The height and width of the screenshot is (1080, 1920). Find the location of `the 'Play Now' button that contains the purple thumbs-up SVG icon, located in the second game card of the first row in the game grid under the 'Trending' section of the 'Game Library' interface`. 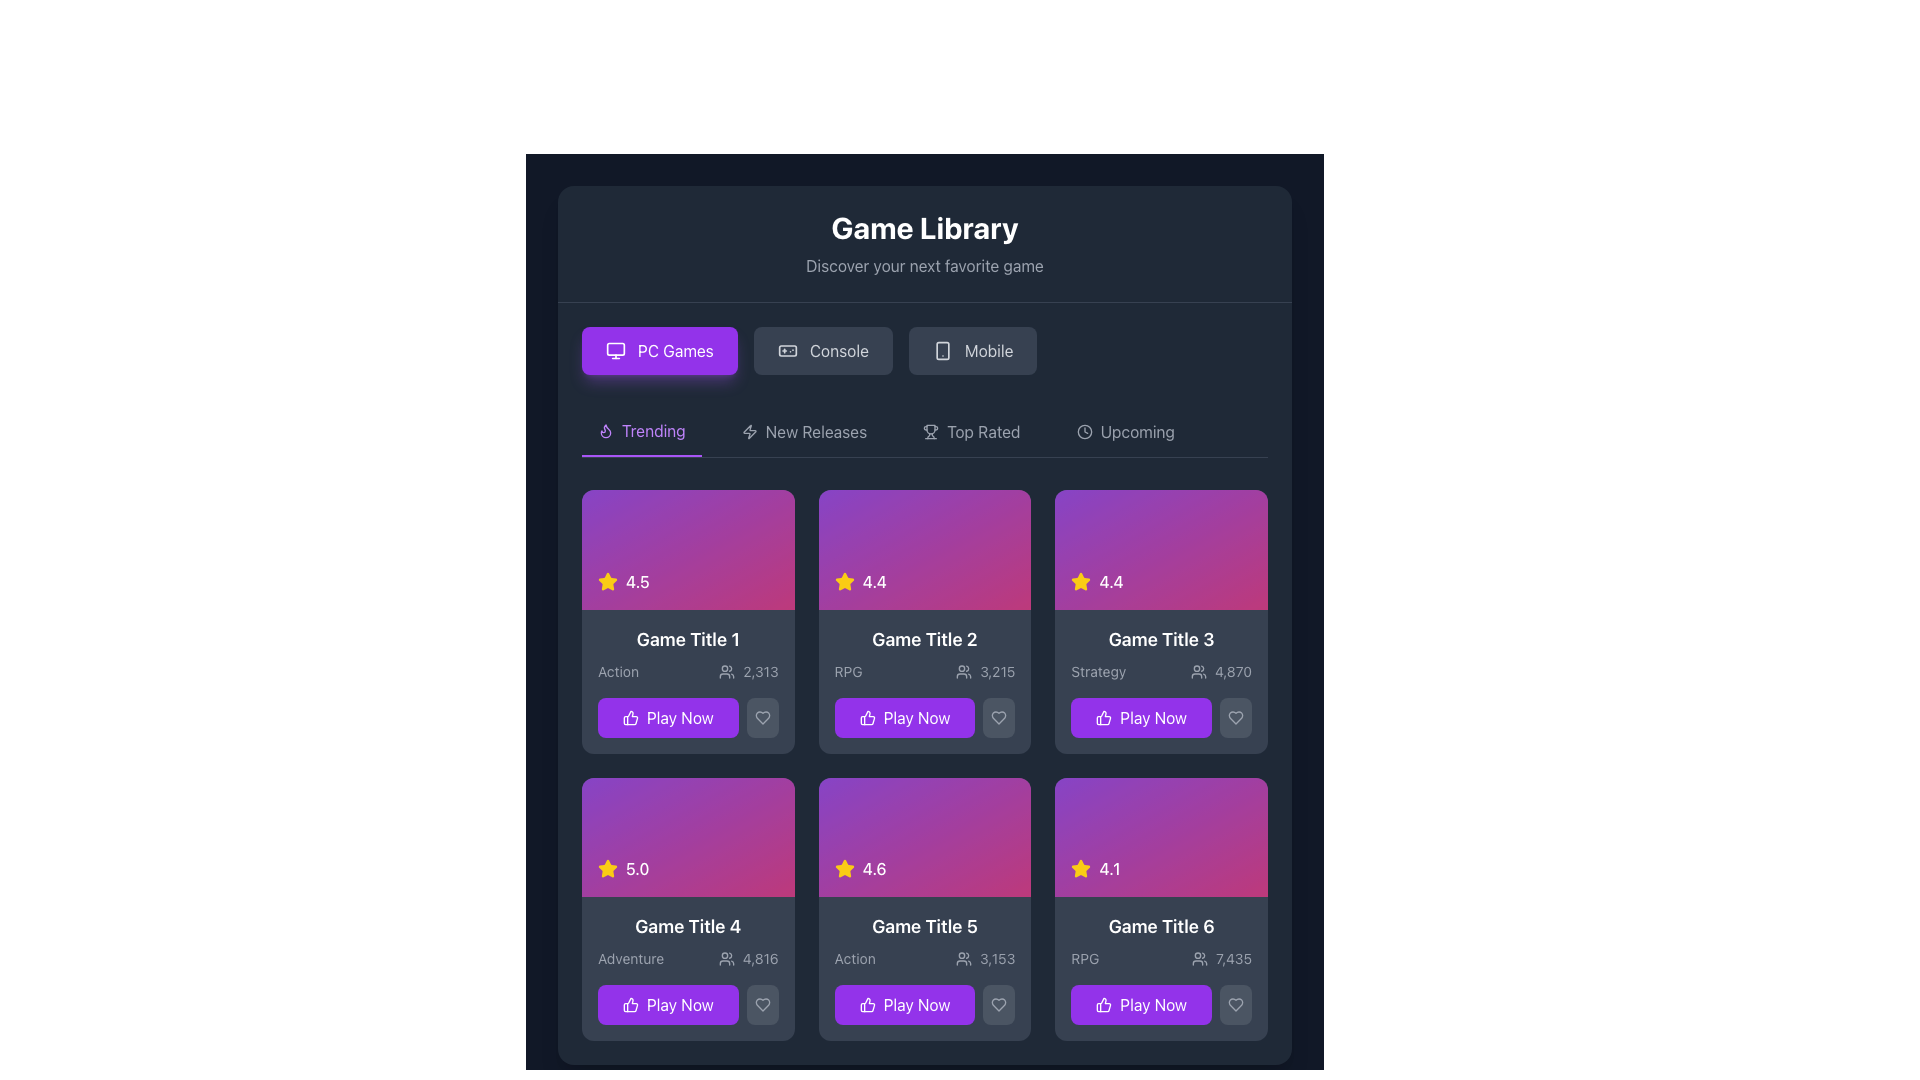

the 'Play Now' button that contains the purple thumbs-up SVG icon, located in the second game card of the first row in the game grid under the 'Trending' section of the 'Game Library' interface is located at coordinates (867, 716).